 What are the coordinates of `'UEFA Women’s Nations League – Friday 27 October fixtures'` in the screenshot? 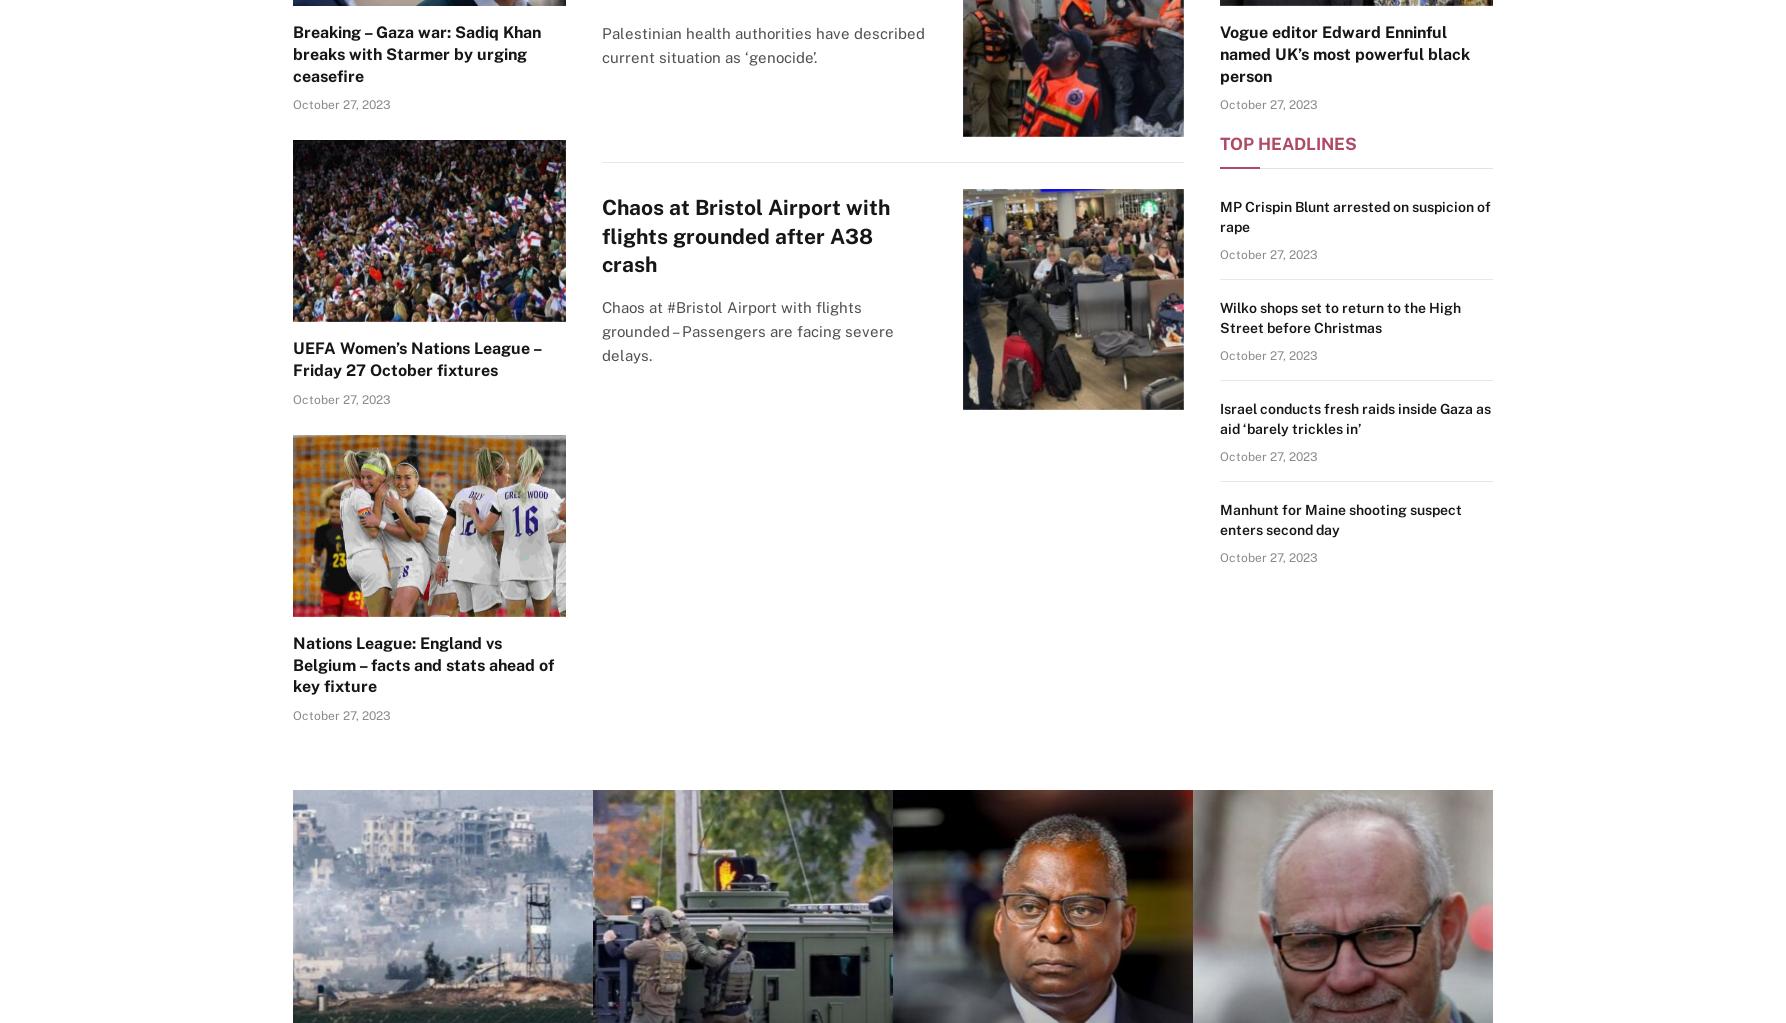 It's located at (417, 358).